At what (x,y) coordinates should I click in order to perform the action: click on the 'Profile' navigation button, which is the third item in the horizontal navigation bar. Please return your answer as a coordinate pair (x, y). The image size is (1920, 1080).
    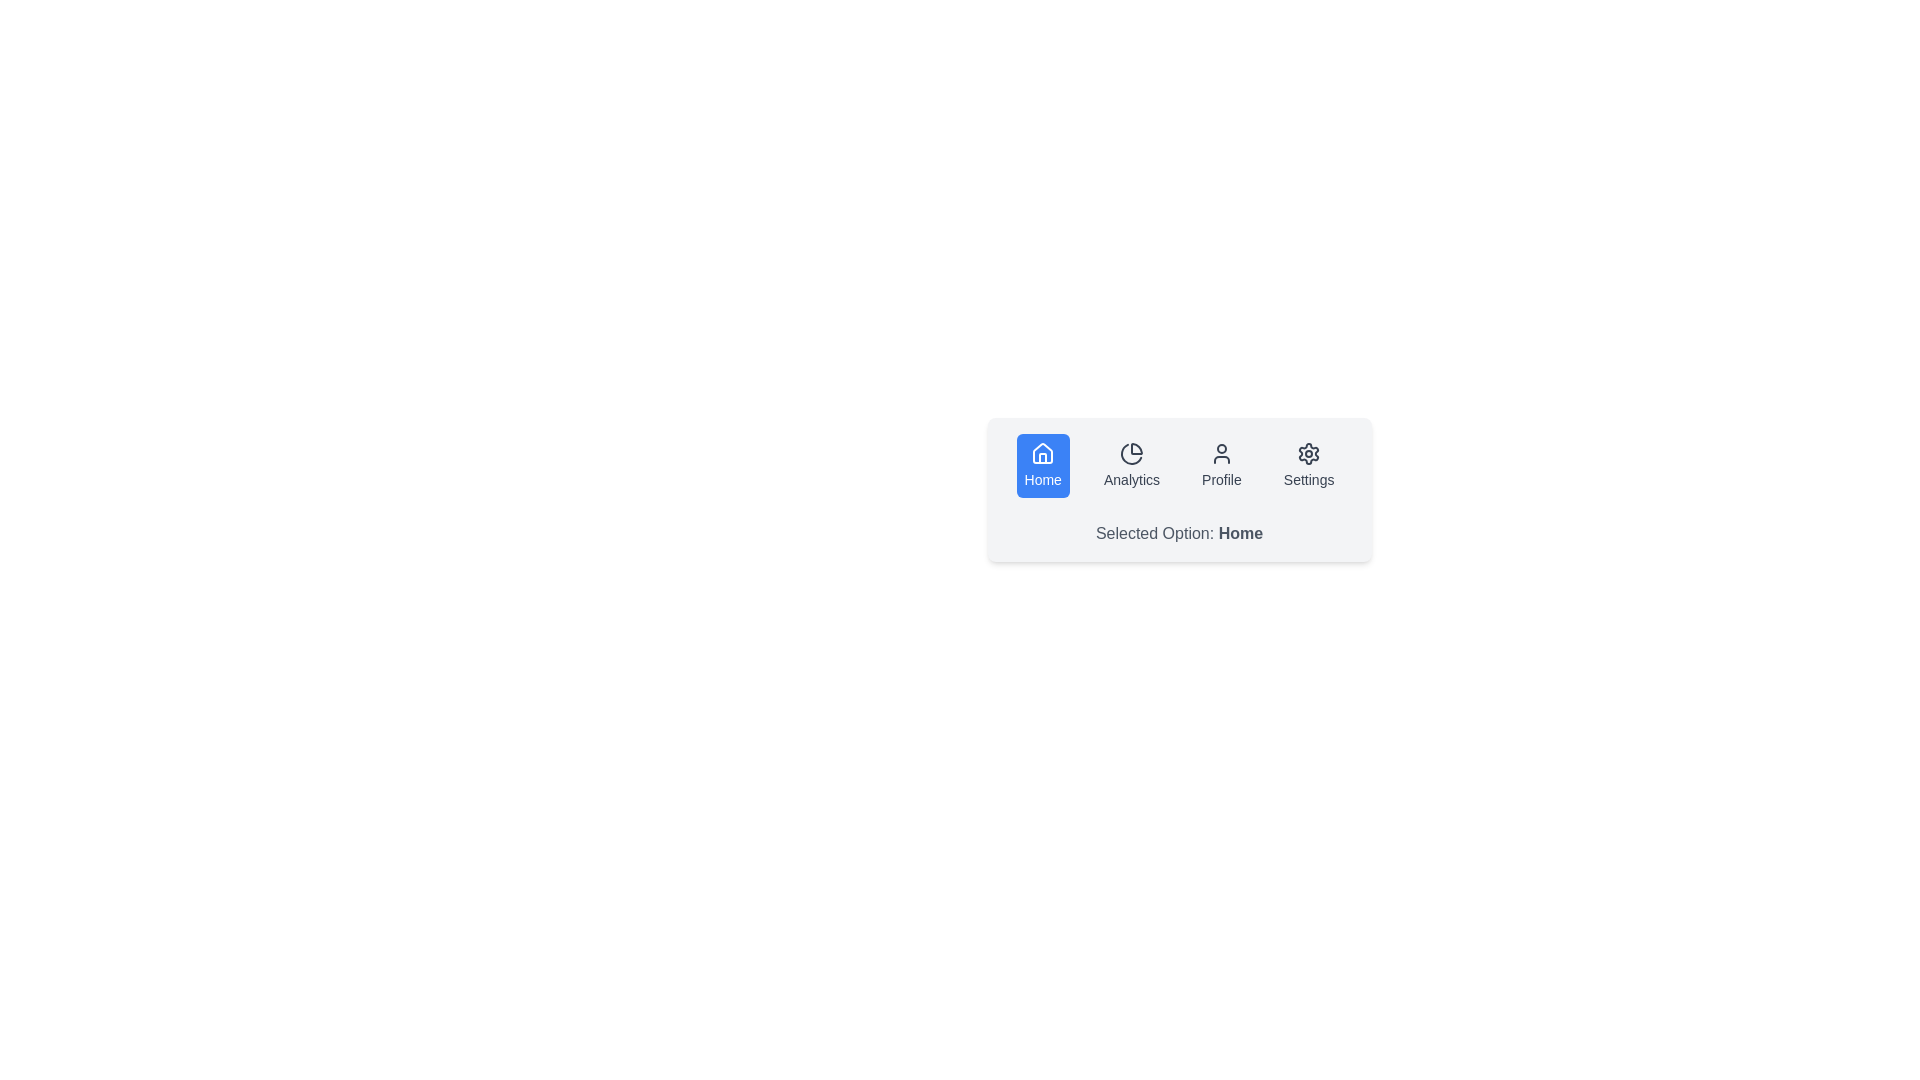
    Looking at the image, I should click on (1220, 466).